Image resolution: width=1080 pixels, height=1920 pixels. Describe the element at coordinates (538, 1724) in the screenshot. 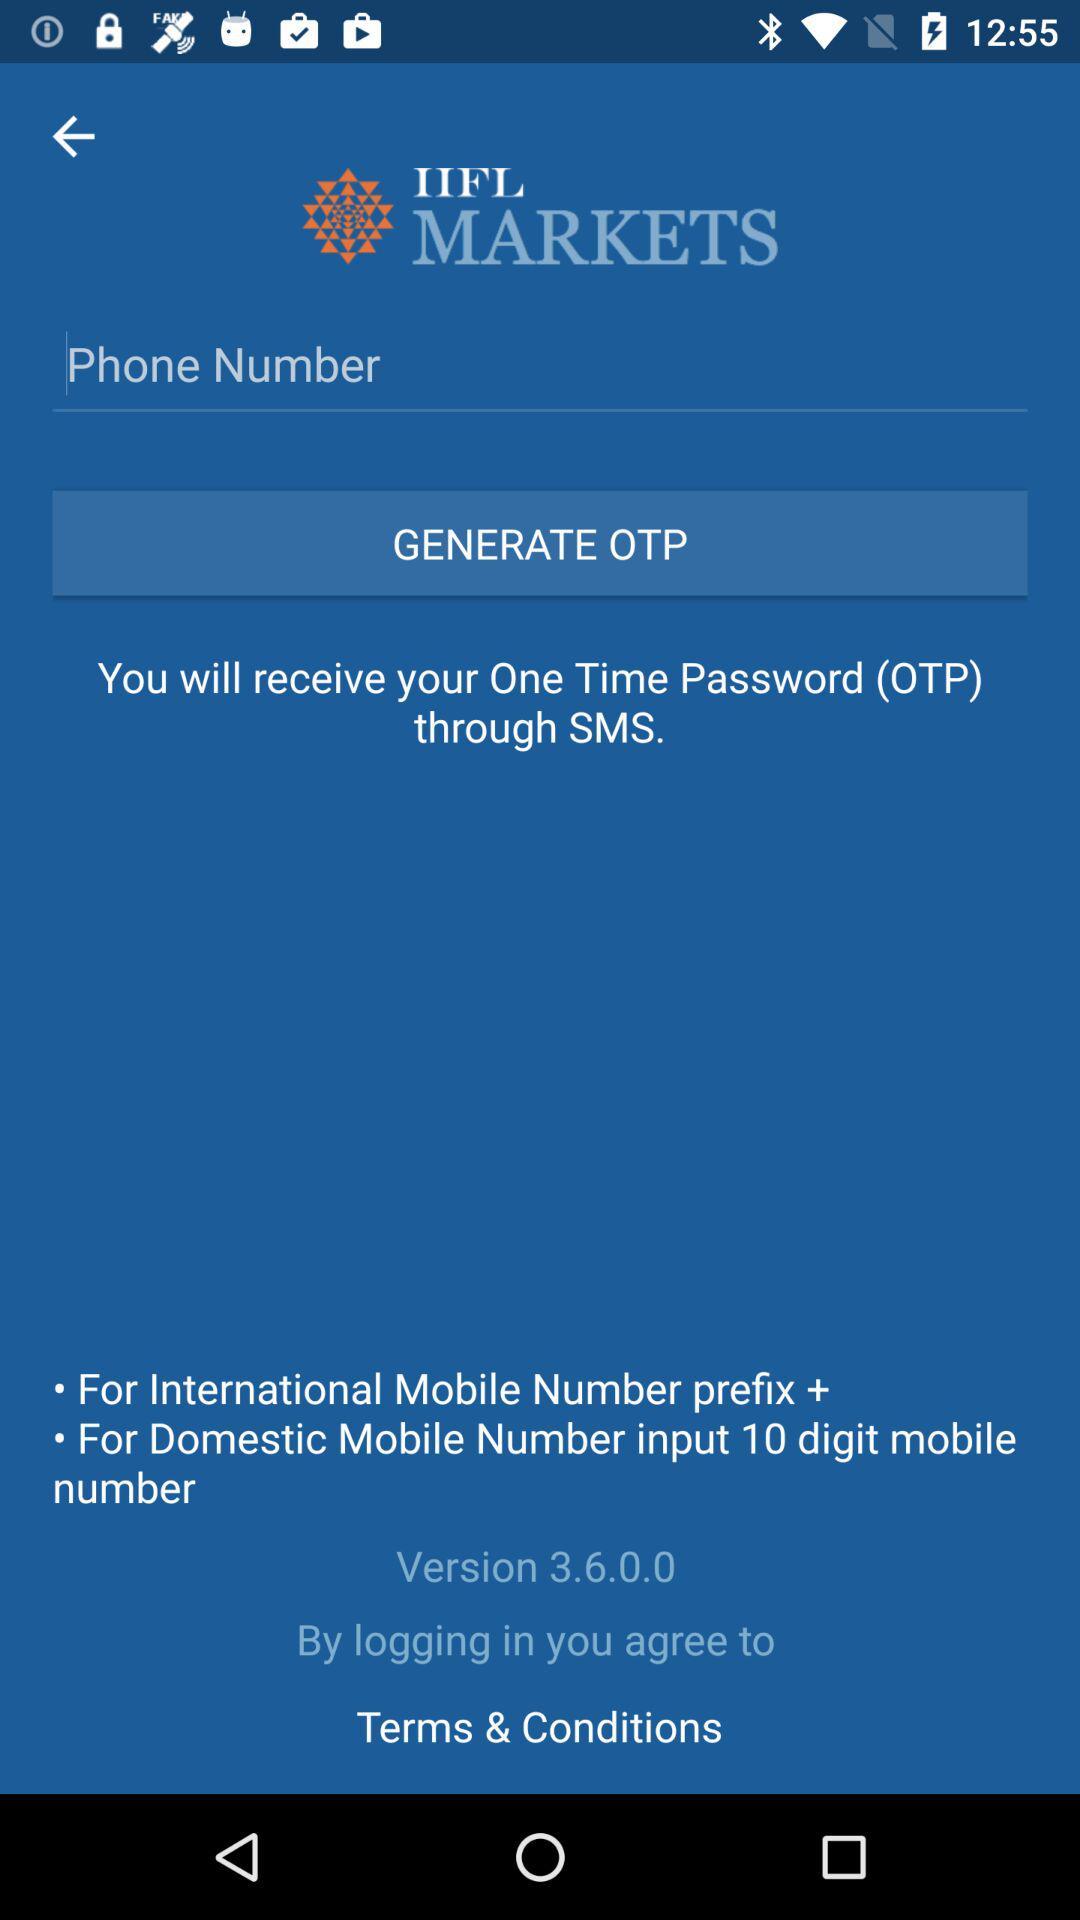

I see `the terms & conditions item` at that location.